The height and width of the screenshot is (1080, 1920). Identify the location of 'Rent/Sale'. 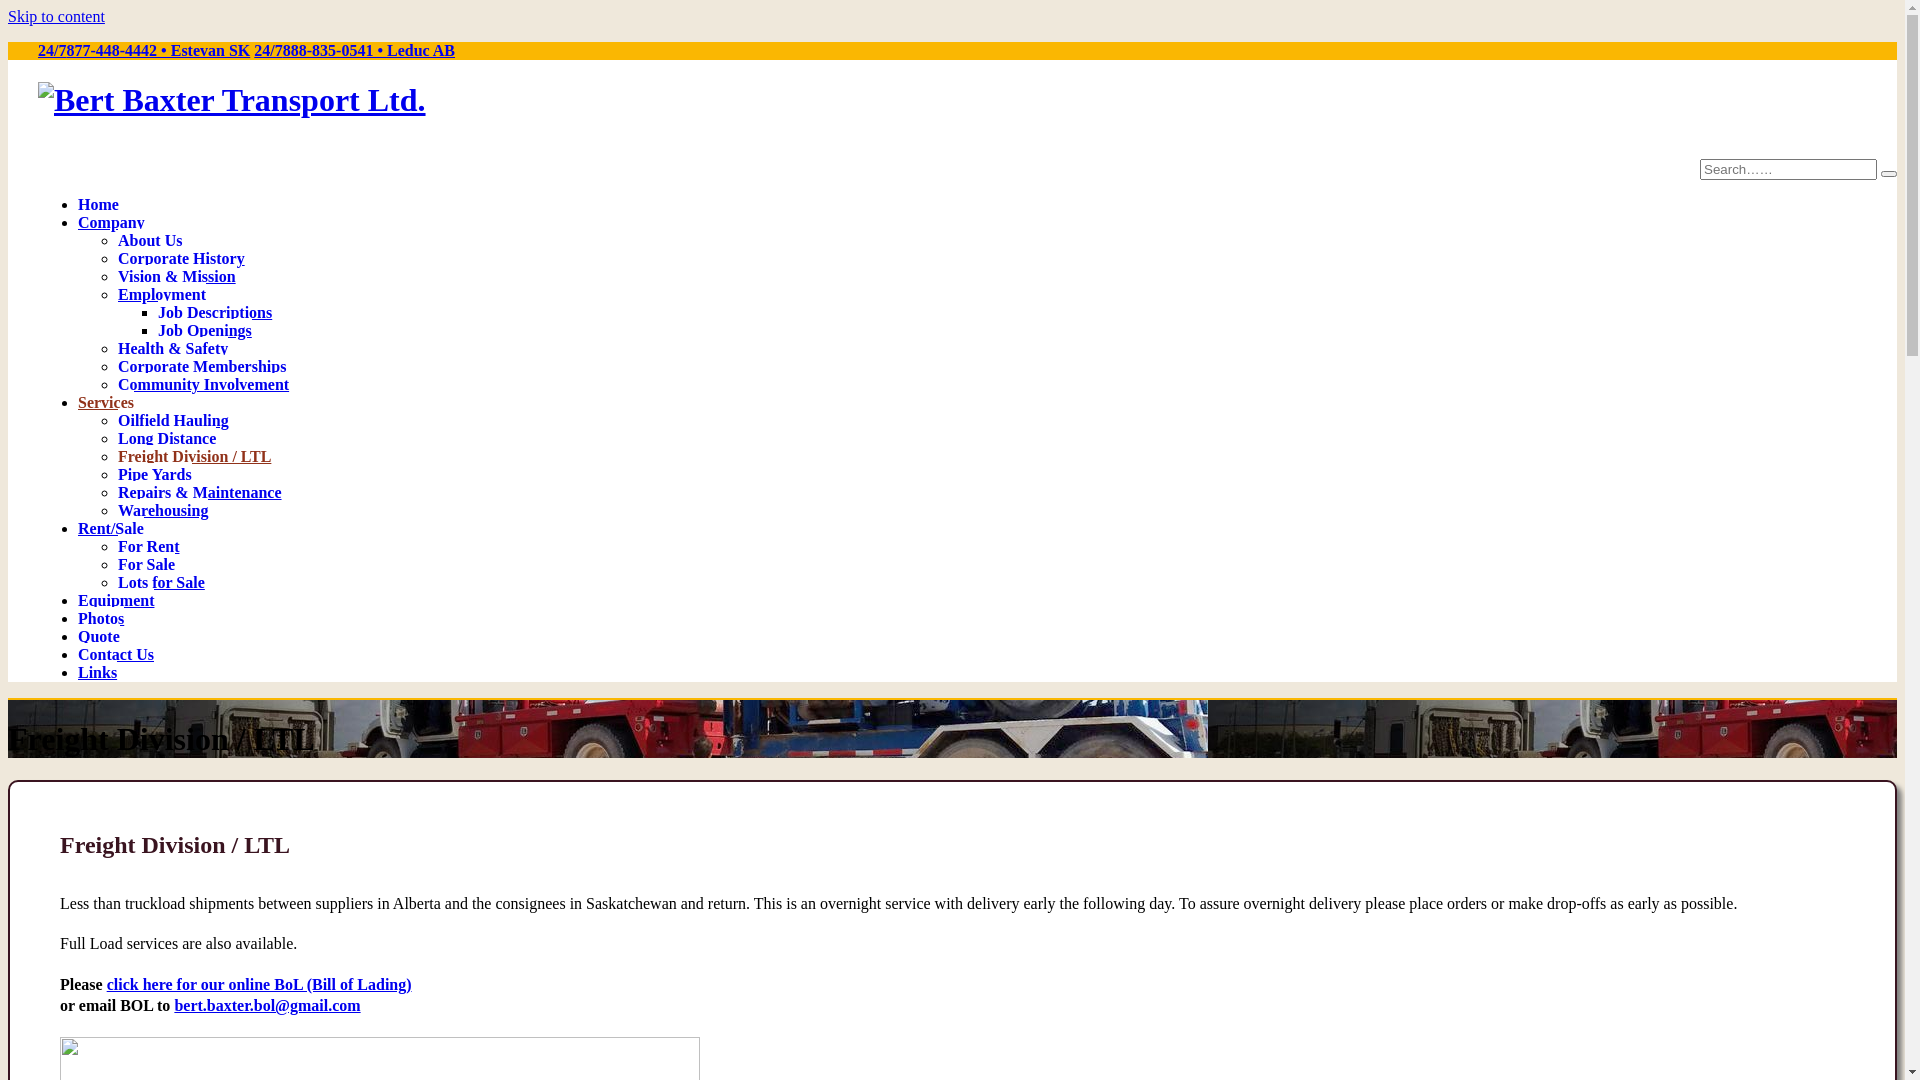
(109, 526).